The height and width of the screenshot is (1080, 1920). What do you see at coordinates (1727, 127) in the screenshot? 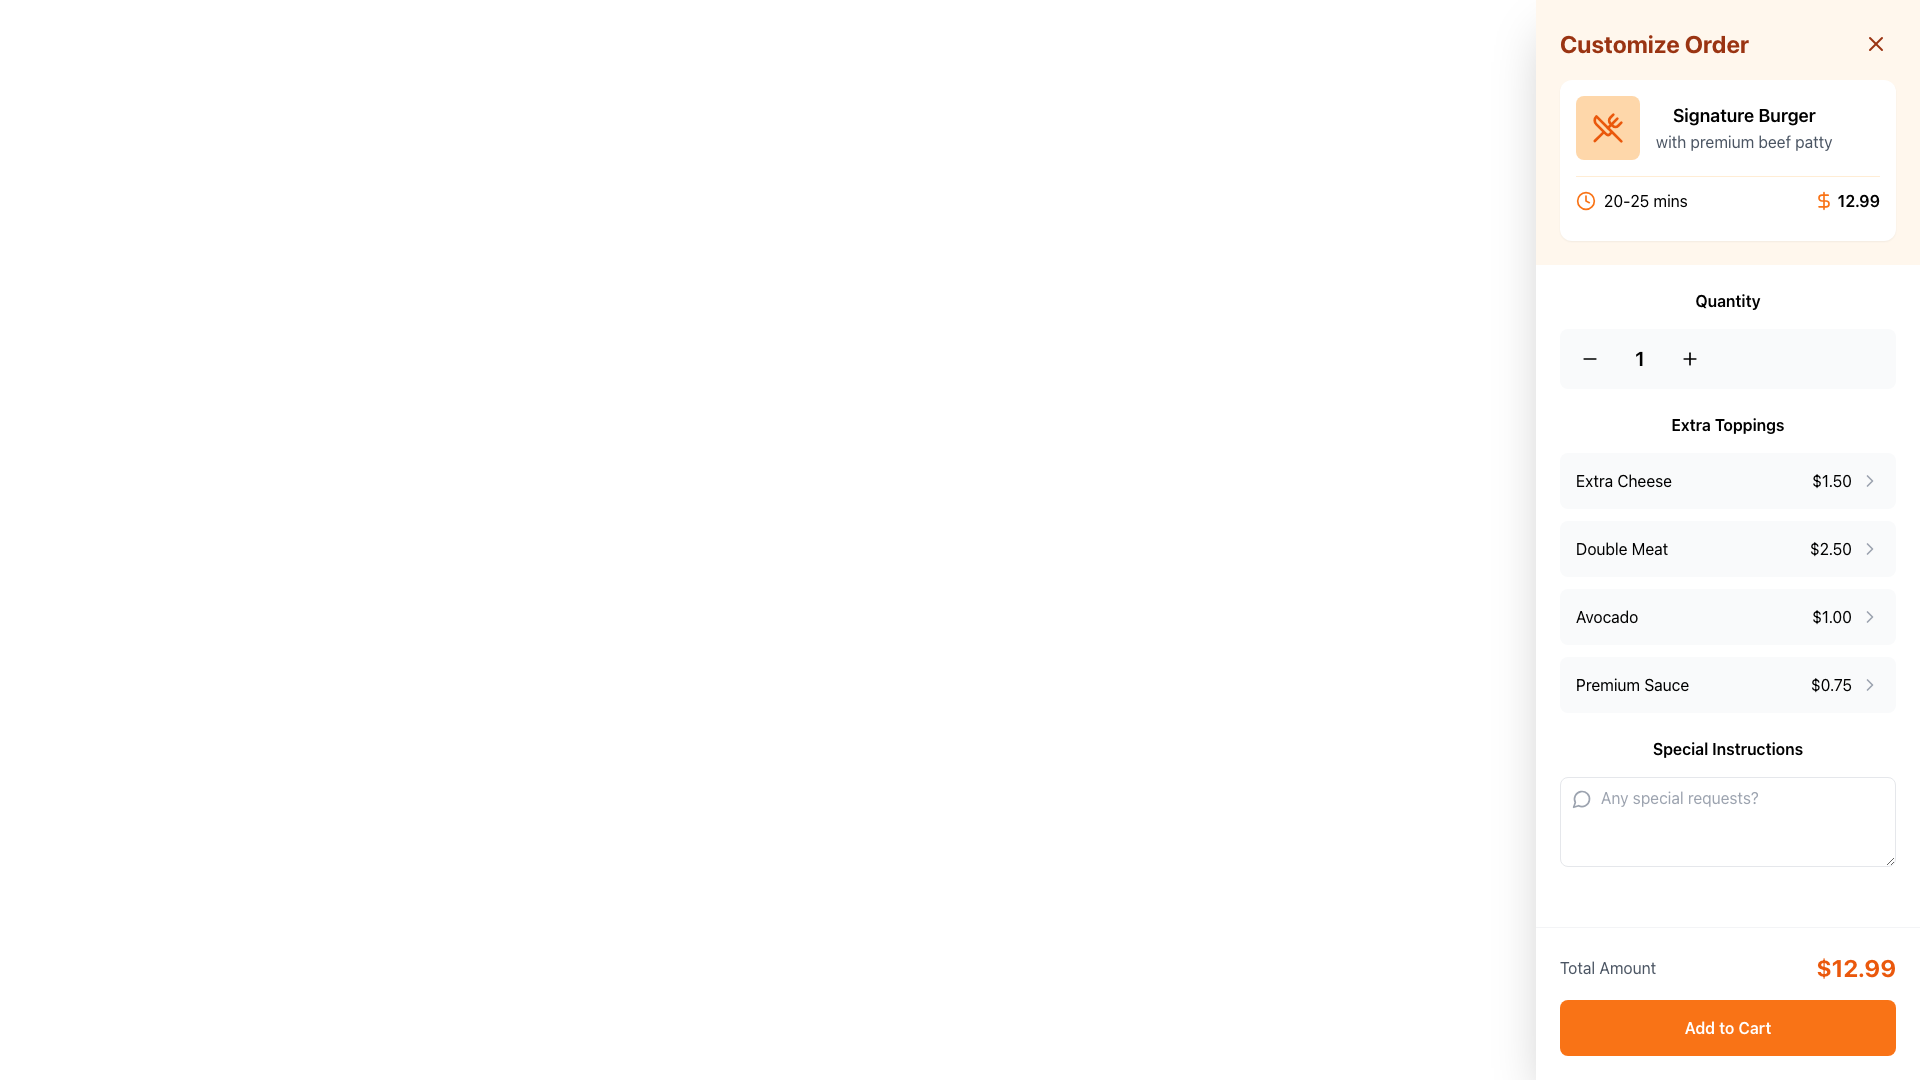
I see `the Informational display section located in the 'Customize Order' column, which provides the title and description for the selected menu item` at bounding box center [1727, 127].